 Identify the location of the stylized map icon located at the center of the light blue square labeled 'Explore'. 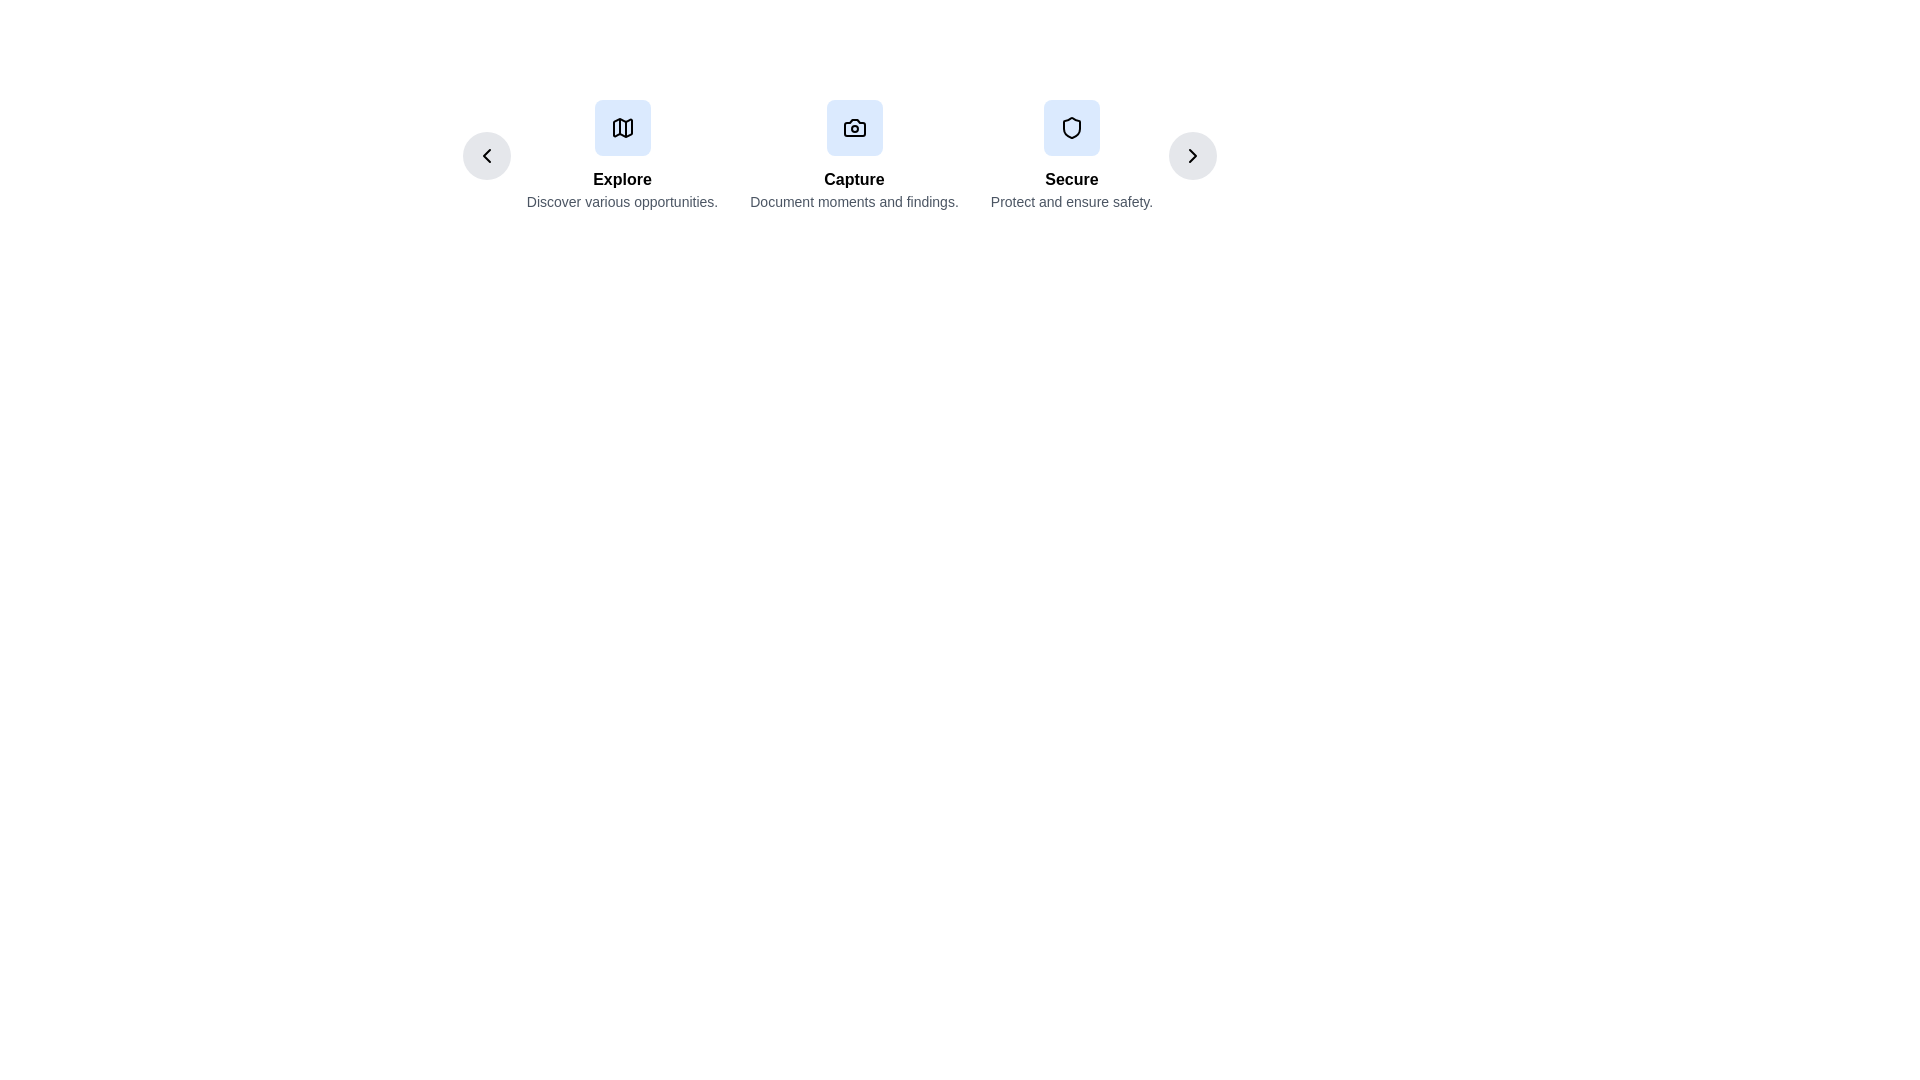
(621, 127).